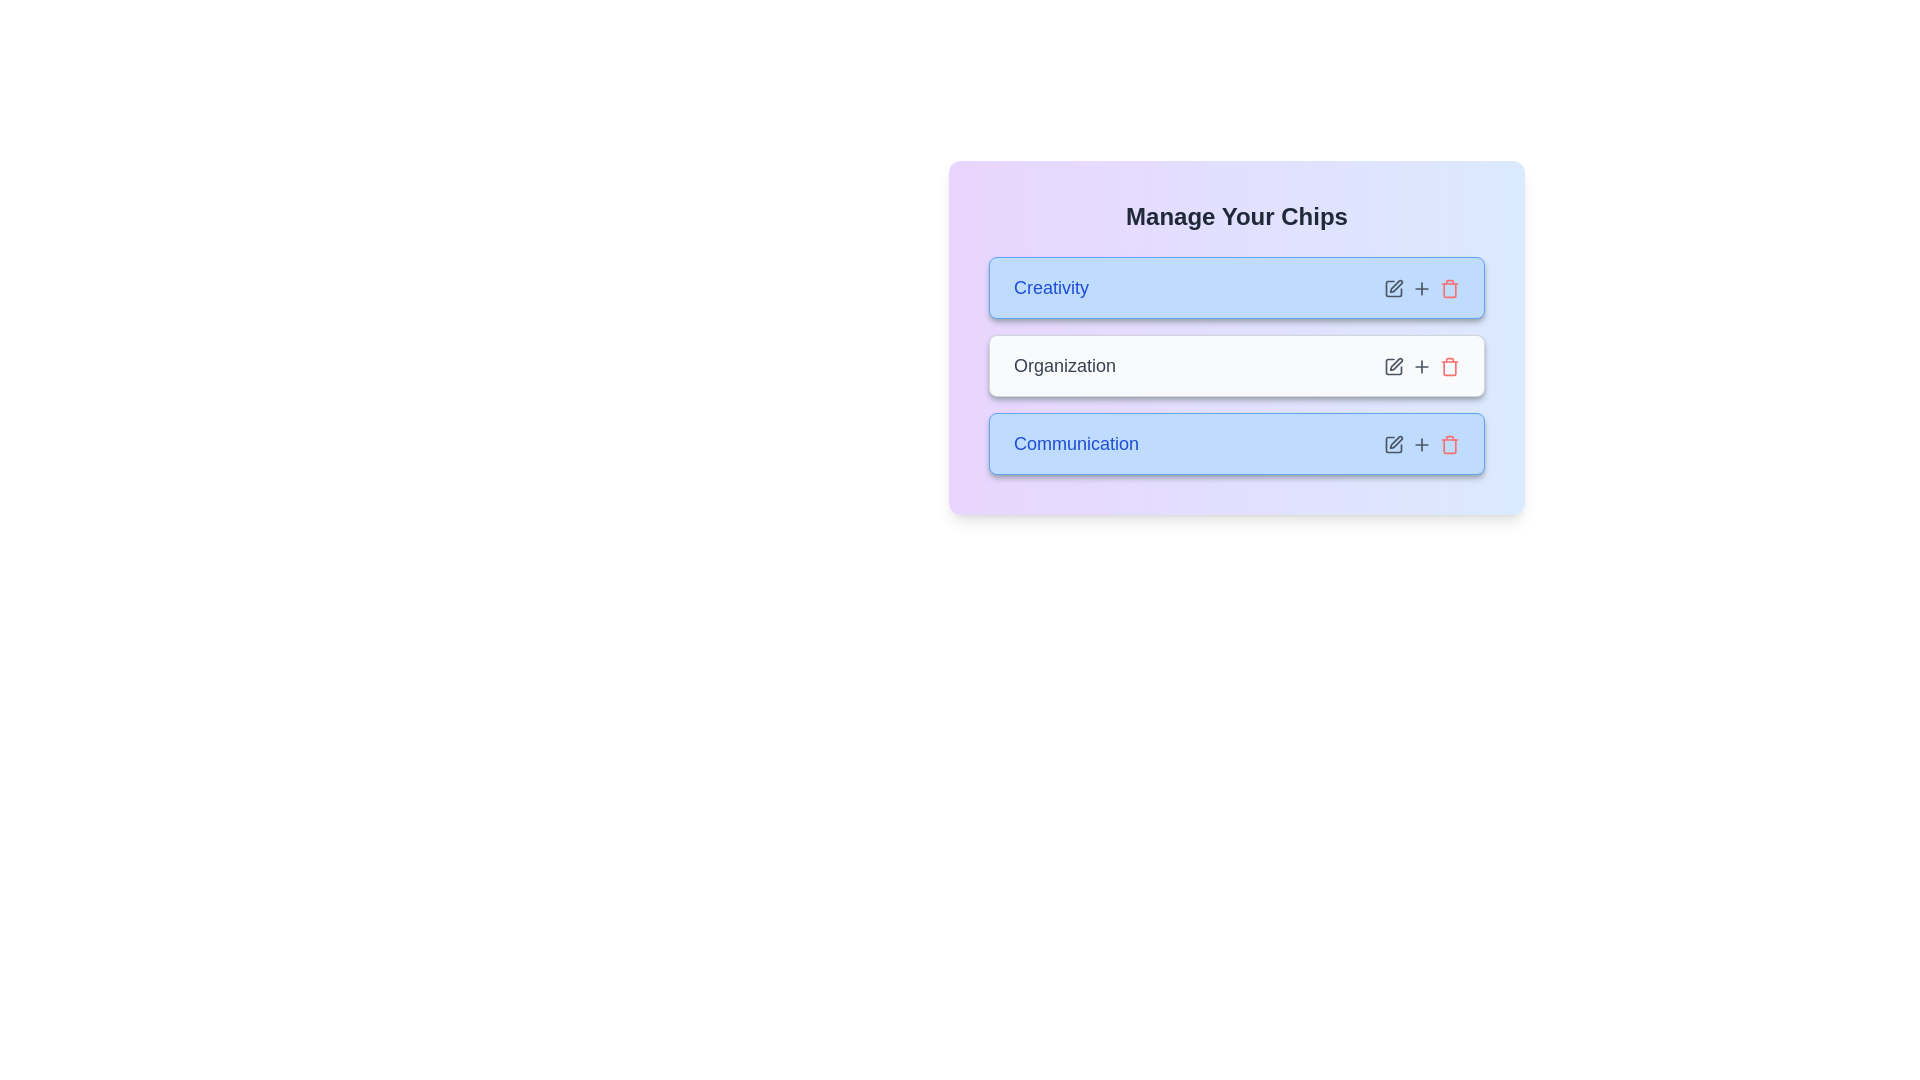  What do you see at coordinates (1449, 443) in the screenshot?
I see `delete icon for the chip labeled 'Communication'` at bounding box center [1449, 443].